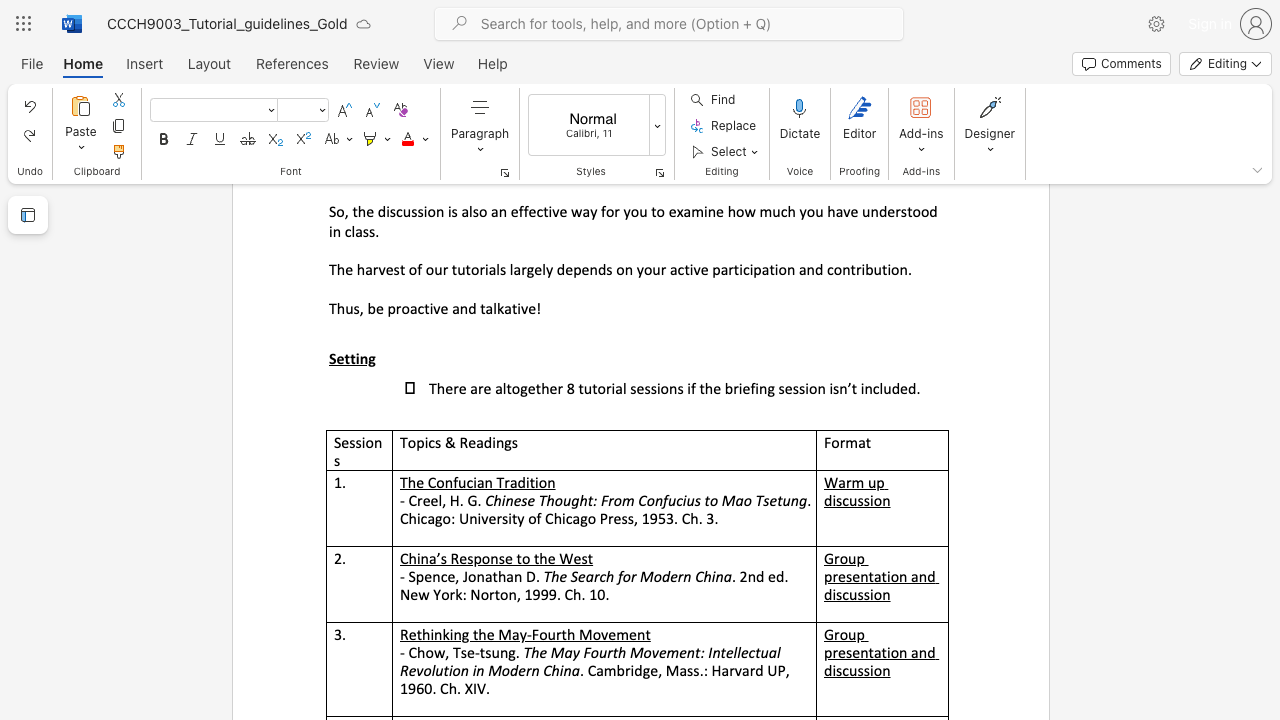  Describe the element at coordinates (481, 517) in the screenshot. I see `the subset text "versity of Chi" within the text ". Chicago: University of Chicago Press, 1953. Ch. 3."` at that location.